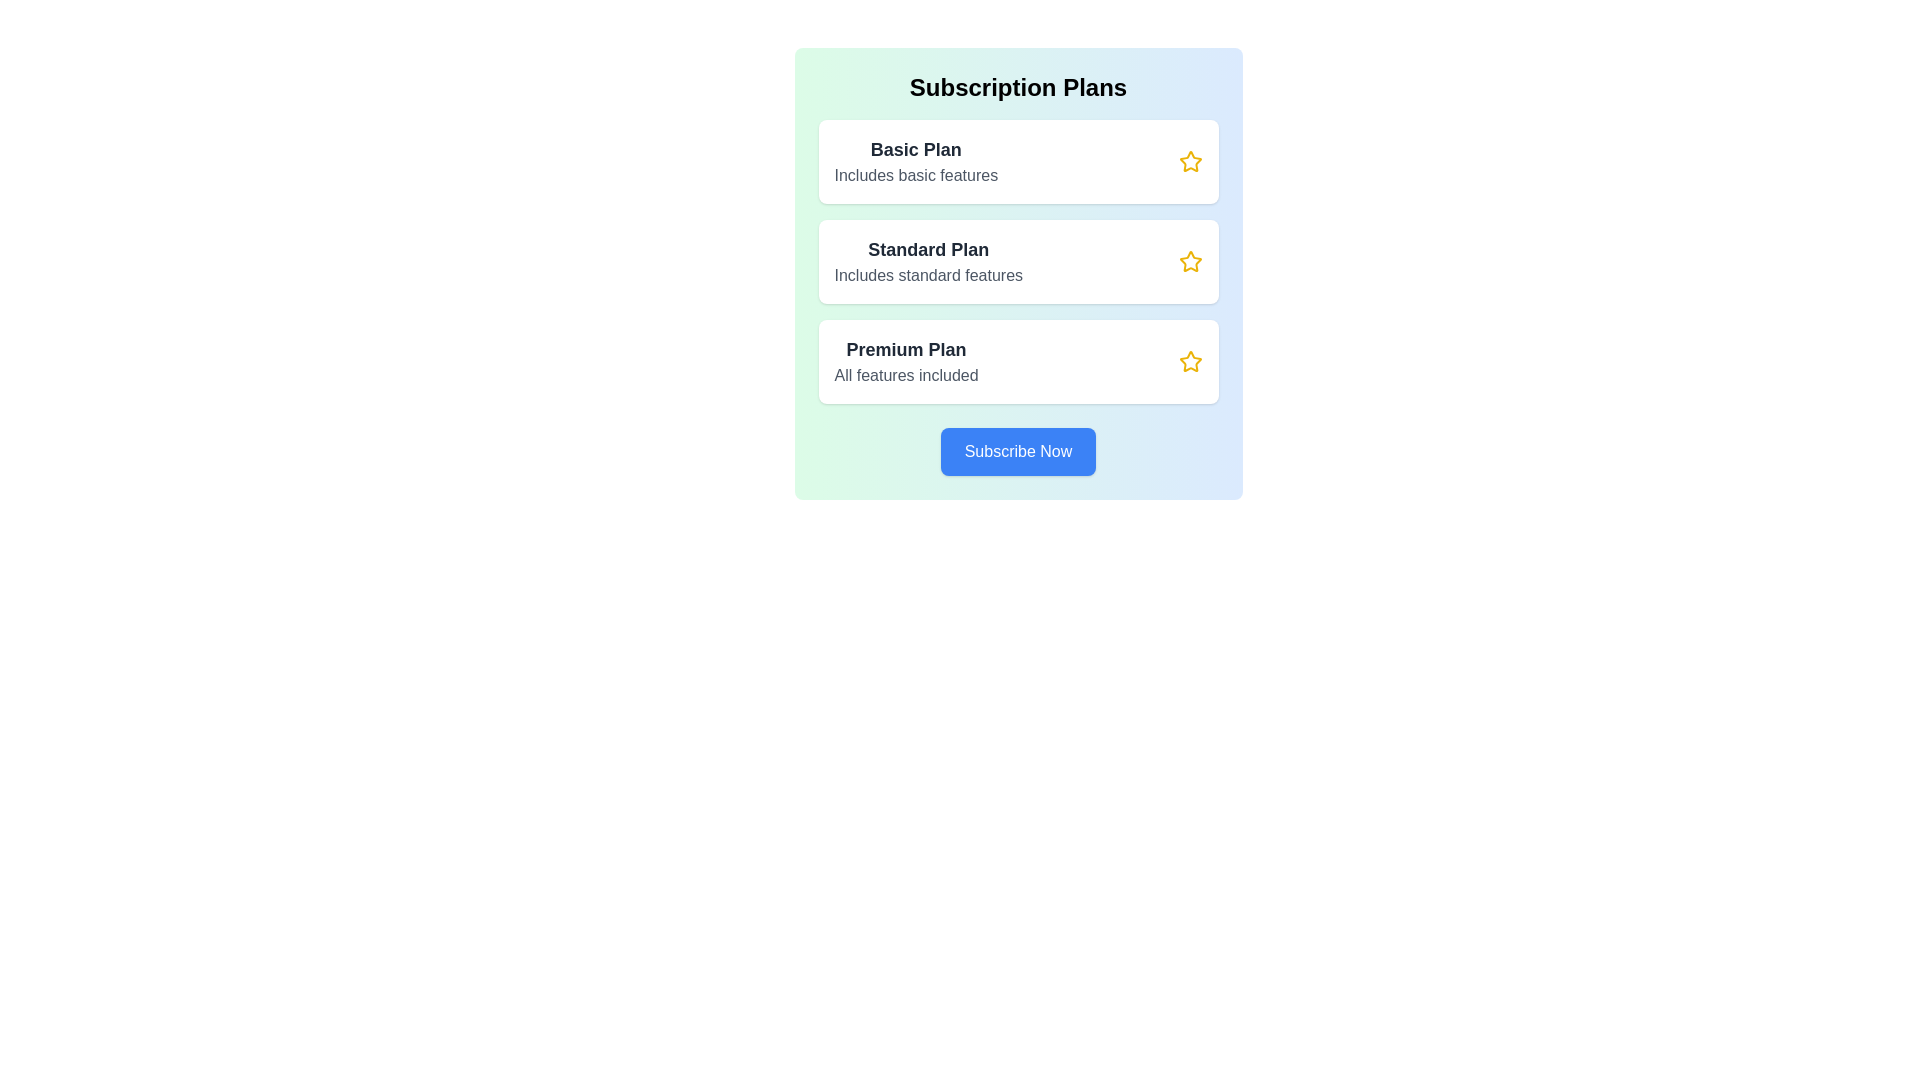 The width and height of the screenshot is (1920, 1080). I want to click on star icon associated with the Basic plan, so click(1190, 161).